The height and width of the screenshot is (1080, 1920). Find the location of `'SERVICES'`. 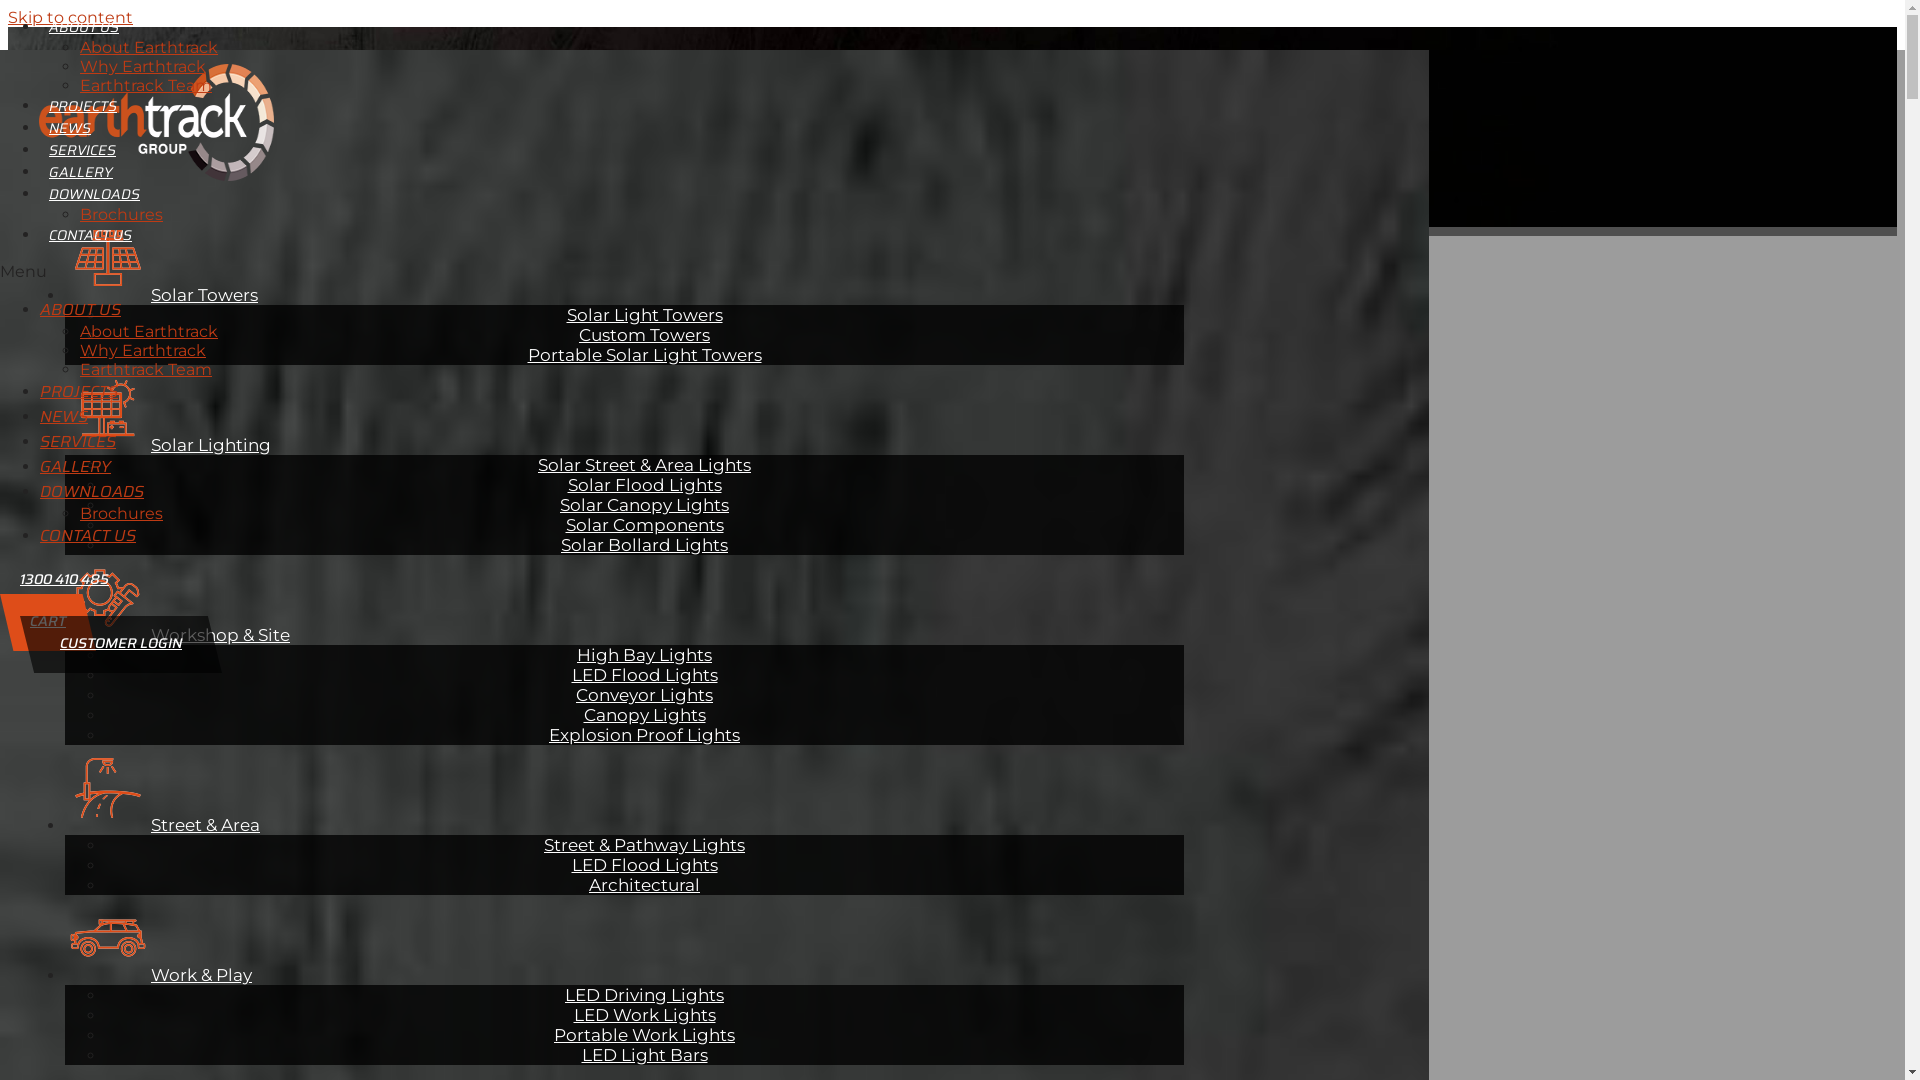

'SERVICES' is located at coordinates (81, 149).